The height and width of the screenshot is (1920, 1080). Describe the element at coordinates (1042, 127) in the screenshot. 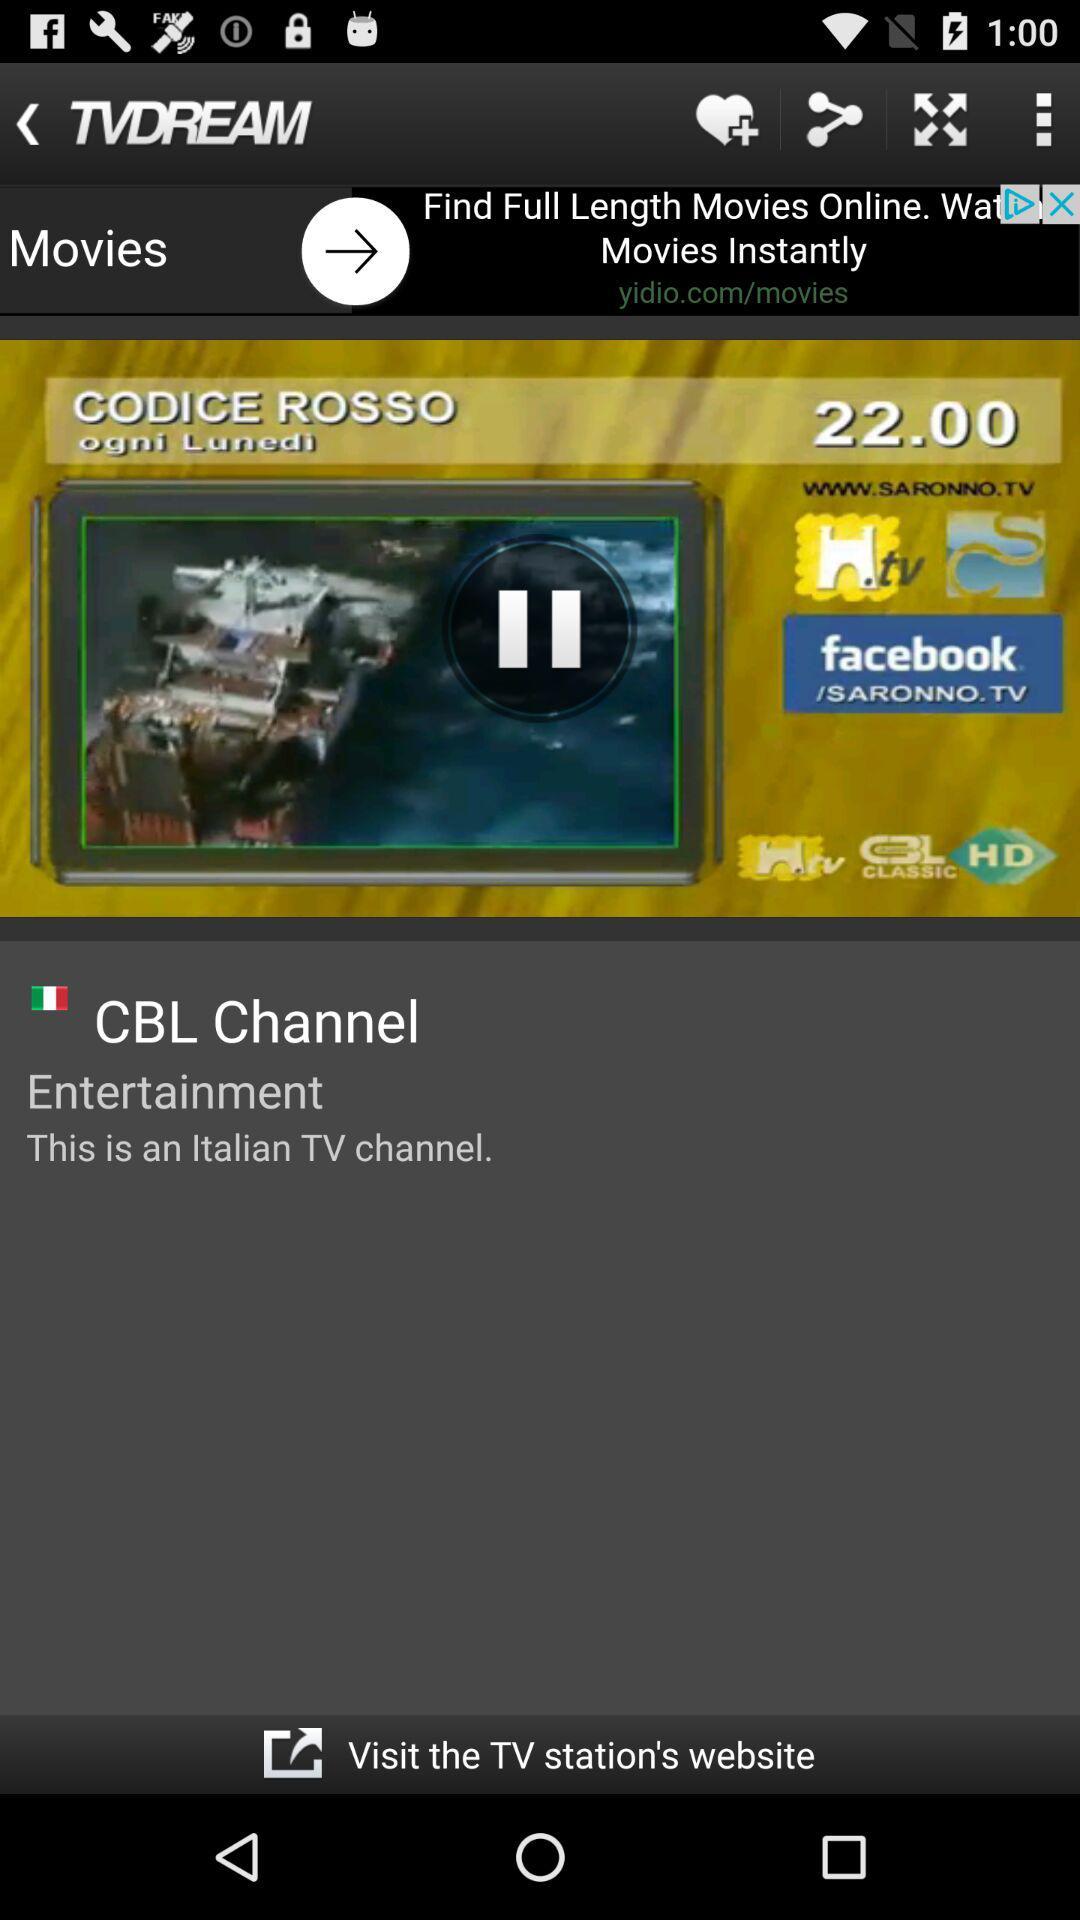

I see `the more icon` at that location.